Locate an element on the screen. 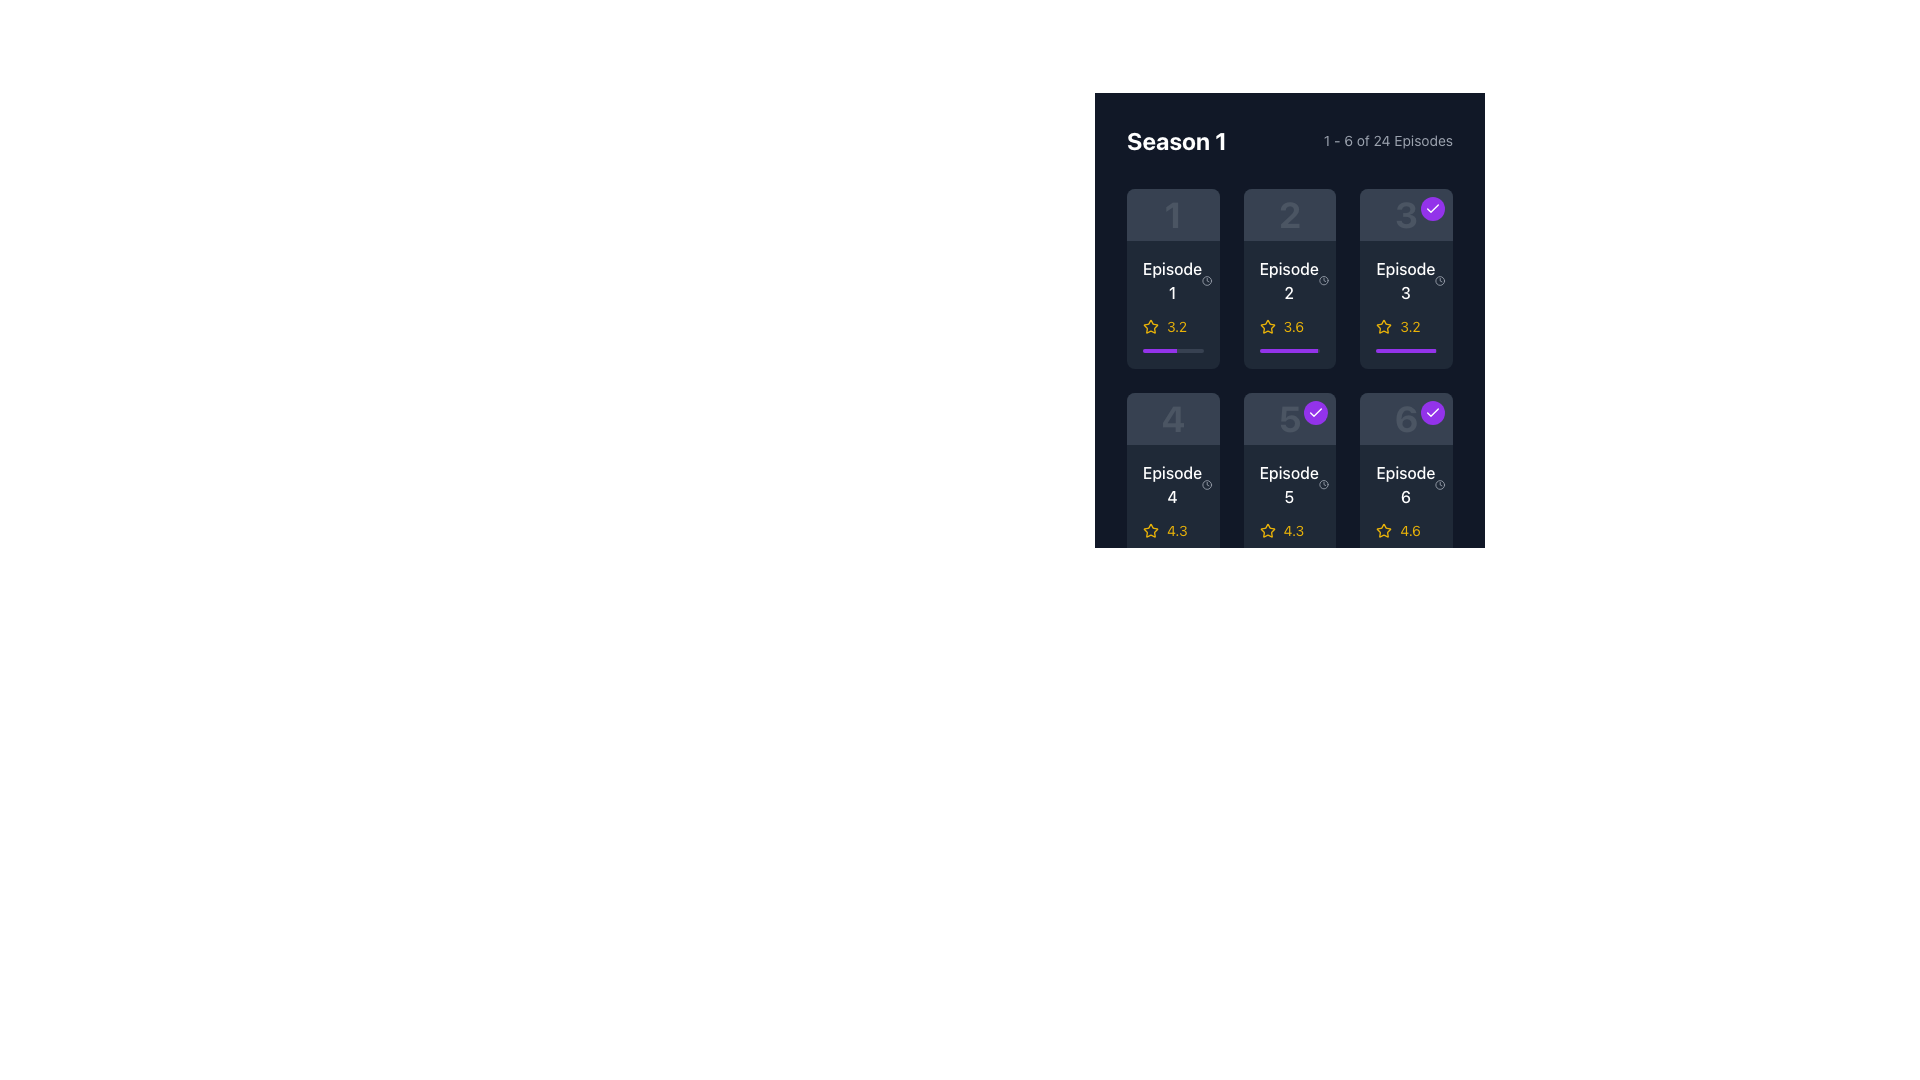 Image resolution: width=1920 pixels, height=1080 pixels. the label that serves as a title or identifier for a specific episode, located in the second row, first column of a 3x2 grid layout is located at coordinates (1172, 485).